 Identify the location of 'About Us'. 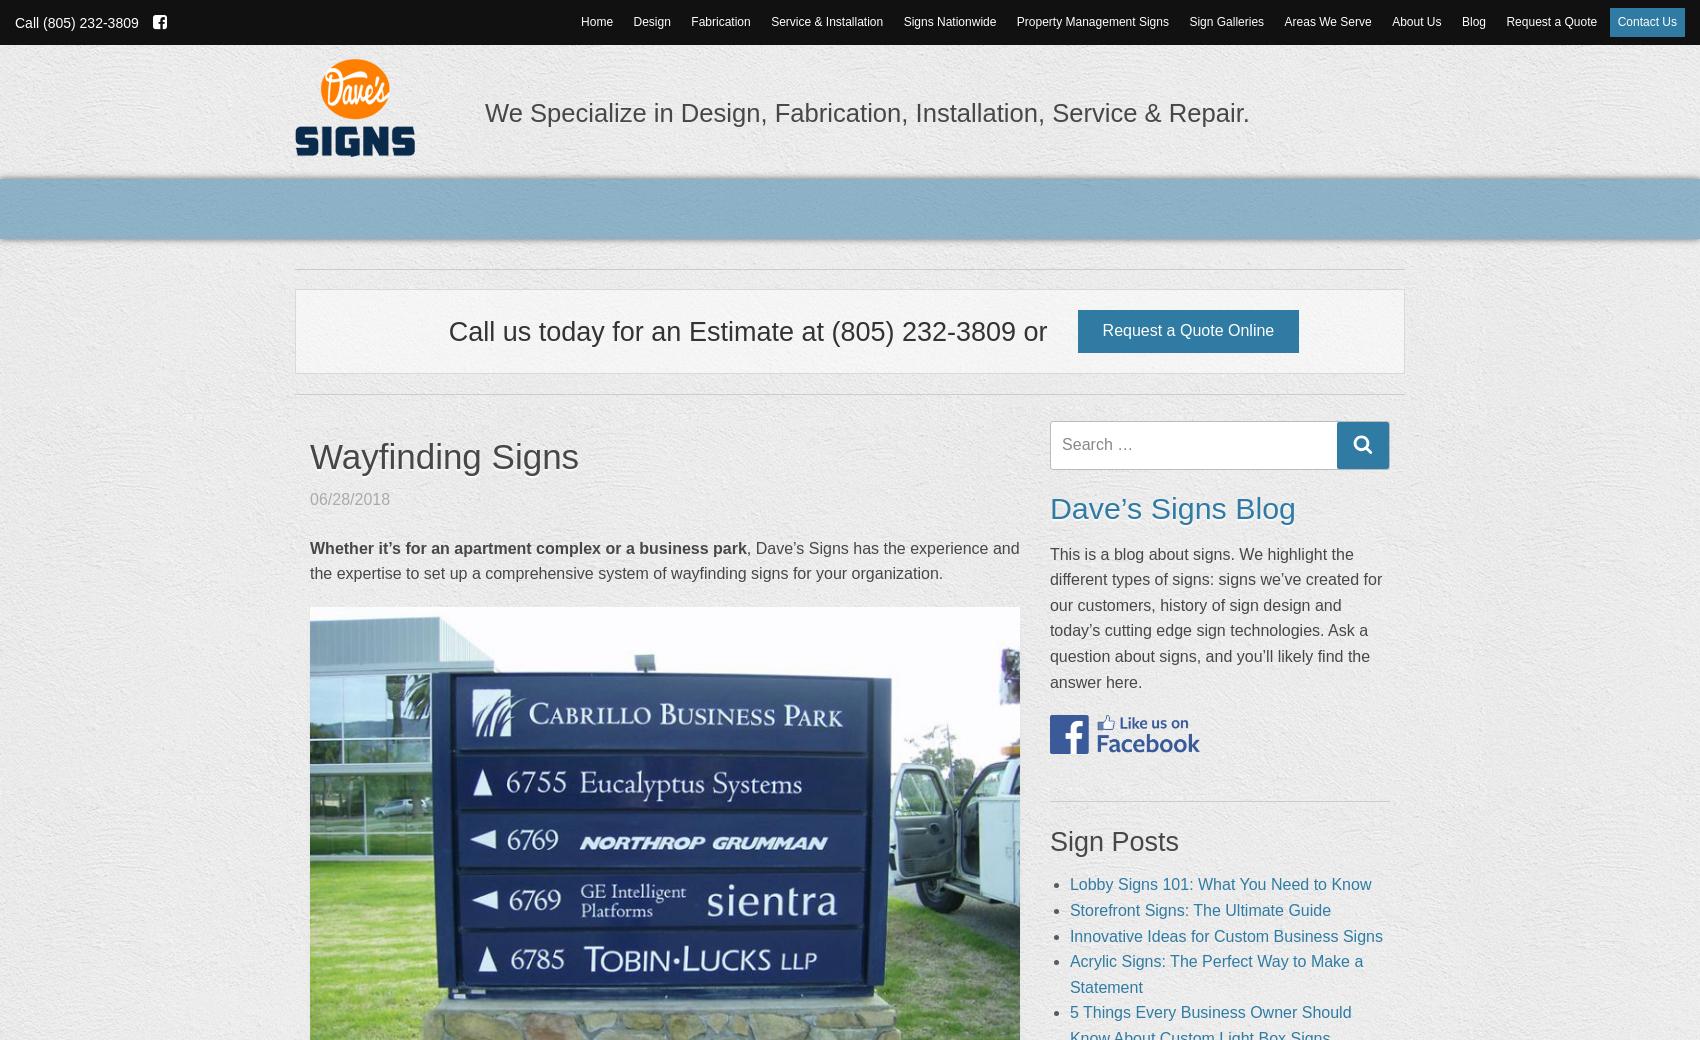
(1415, 21).